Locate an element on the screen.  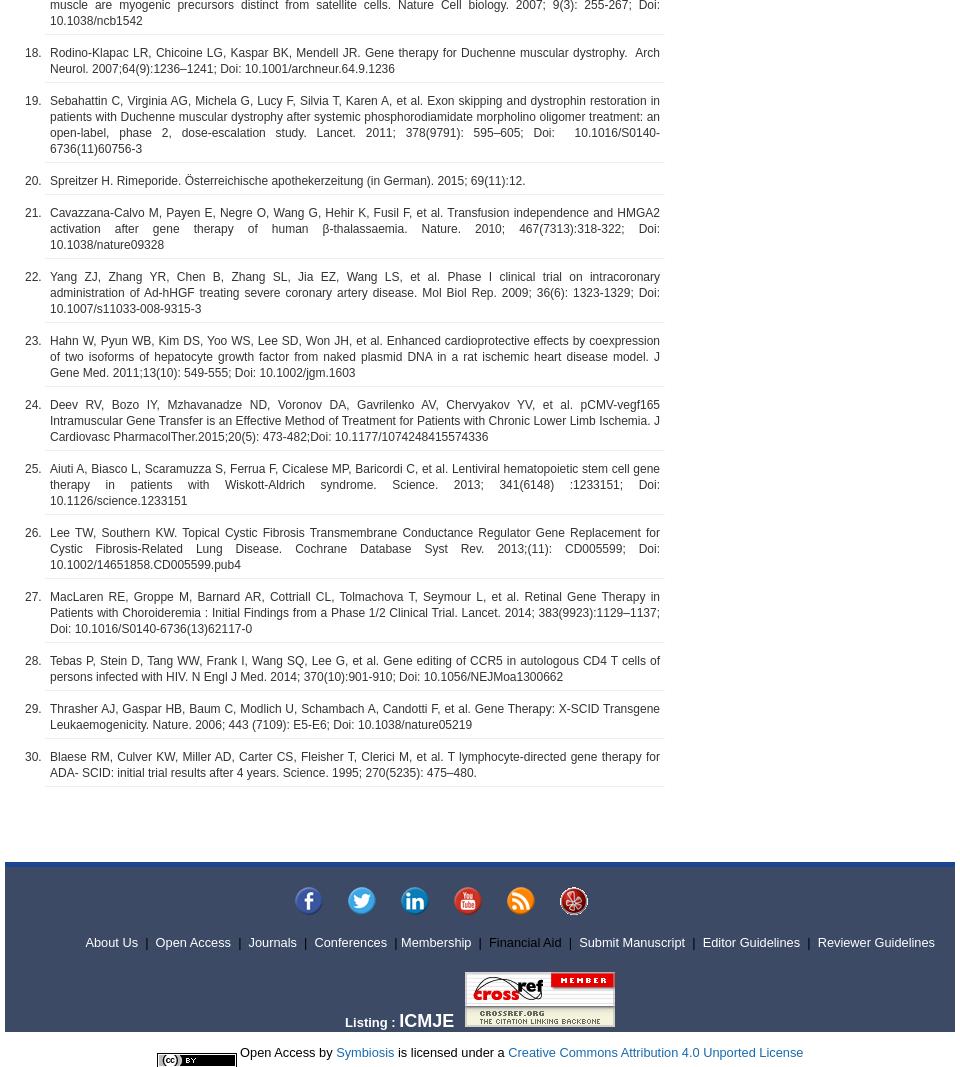
'Spreitzer H. Rimeporide.  Österreichische apothekerzeitung (in German). 2015; 69(11):12.' is located at coordinates (286, 180).